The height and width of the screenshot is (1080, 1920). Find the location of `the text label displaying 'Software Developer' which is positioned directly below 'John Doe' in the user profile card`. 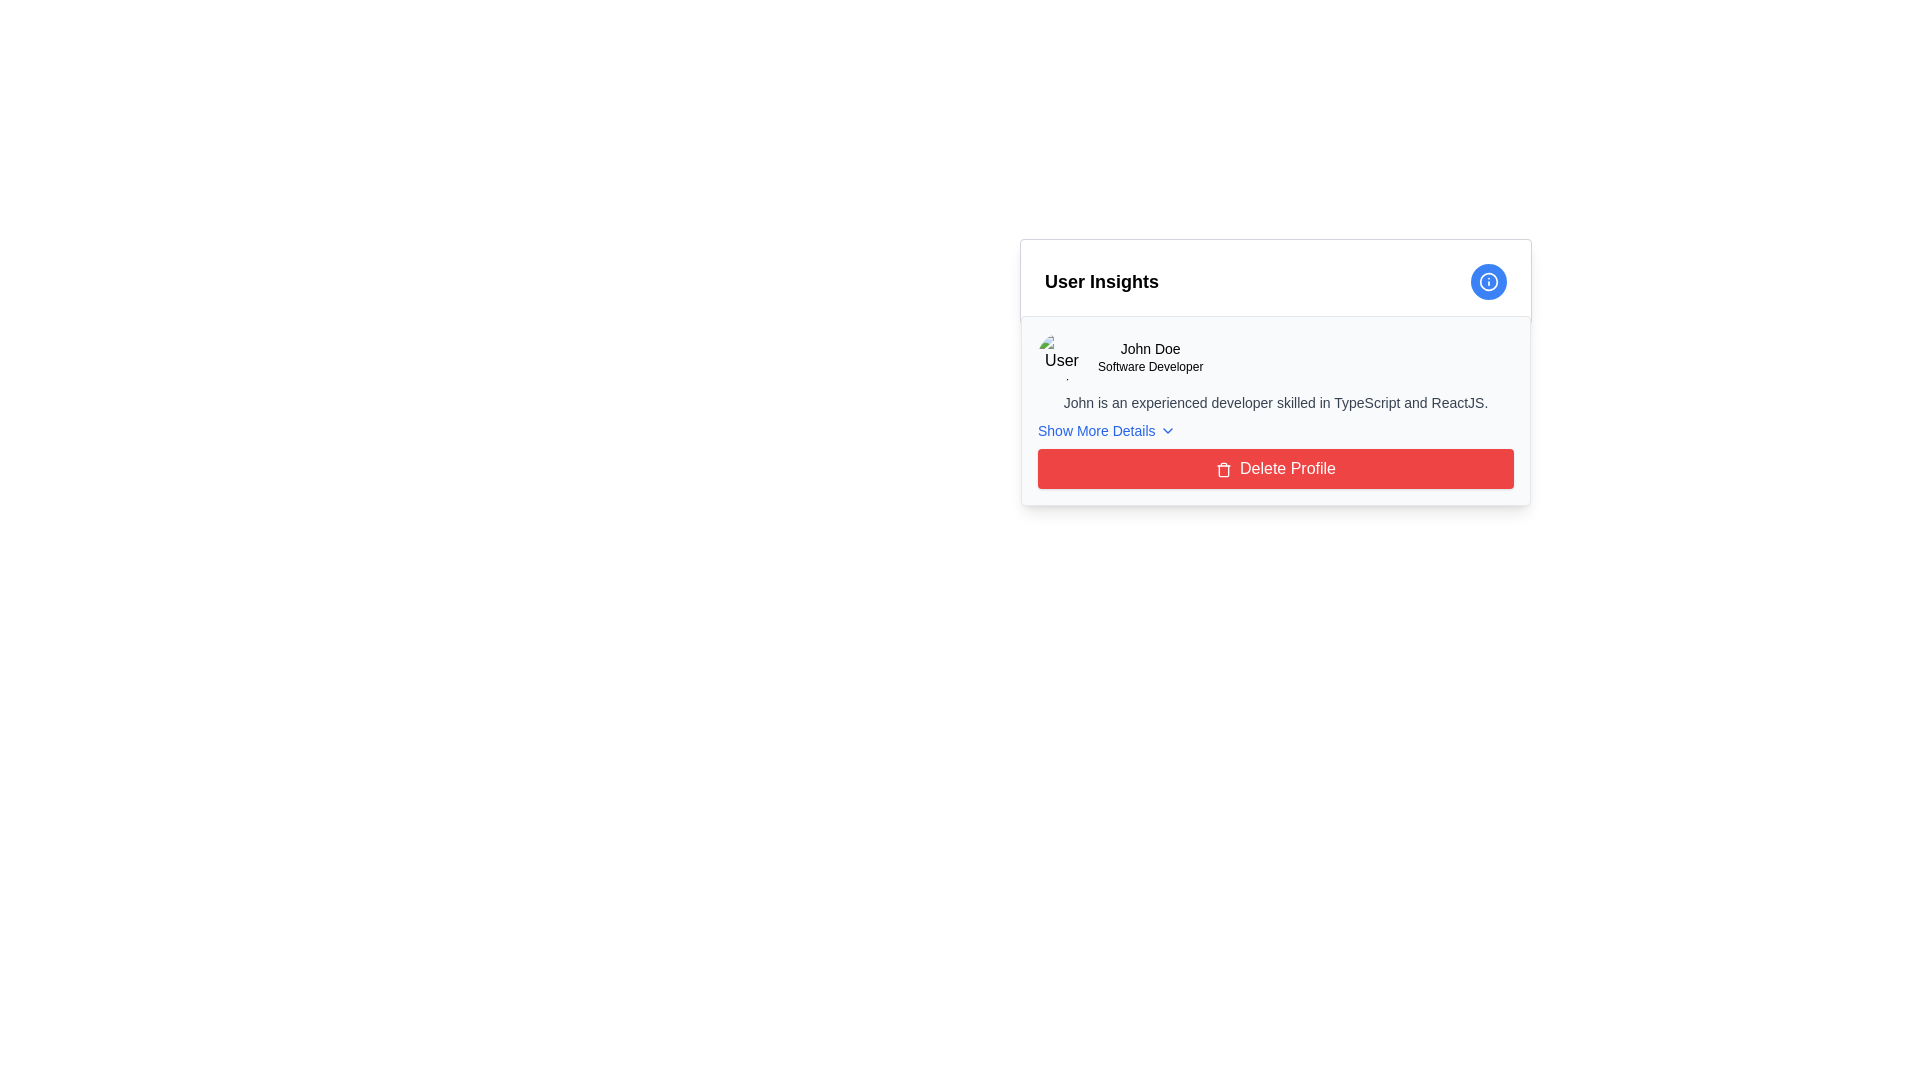

the text label displaying 'Software Developer' which is positioned directly below 'John Doe' in the user profile card is located at coordinates (1150, 366).